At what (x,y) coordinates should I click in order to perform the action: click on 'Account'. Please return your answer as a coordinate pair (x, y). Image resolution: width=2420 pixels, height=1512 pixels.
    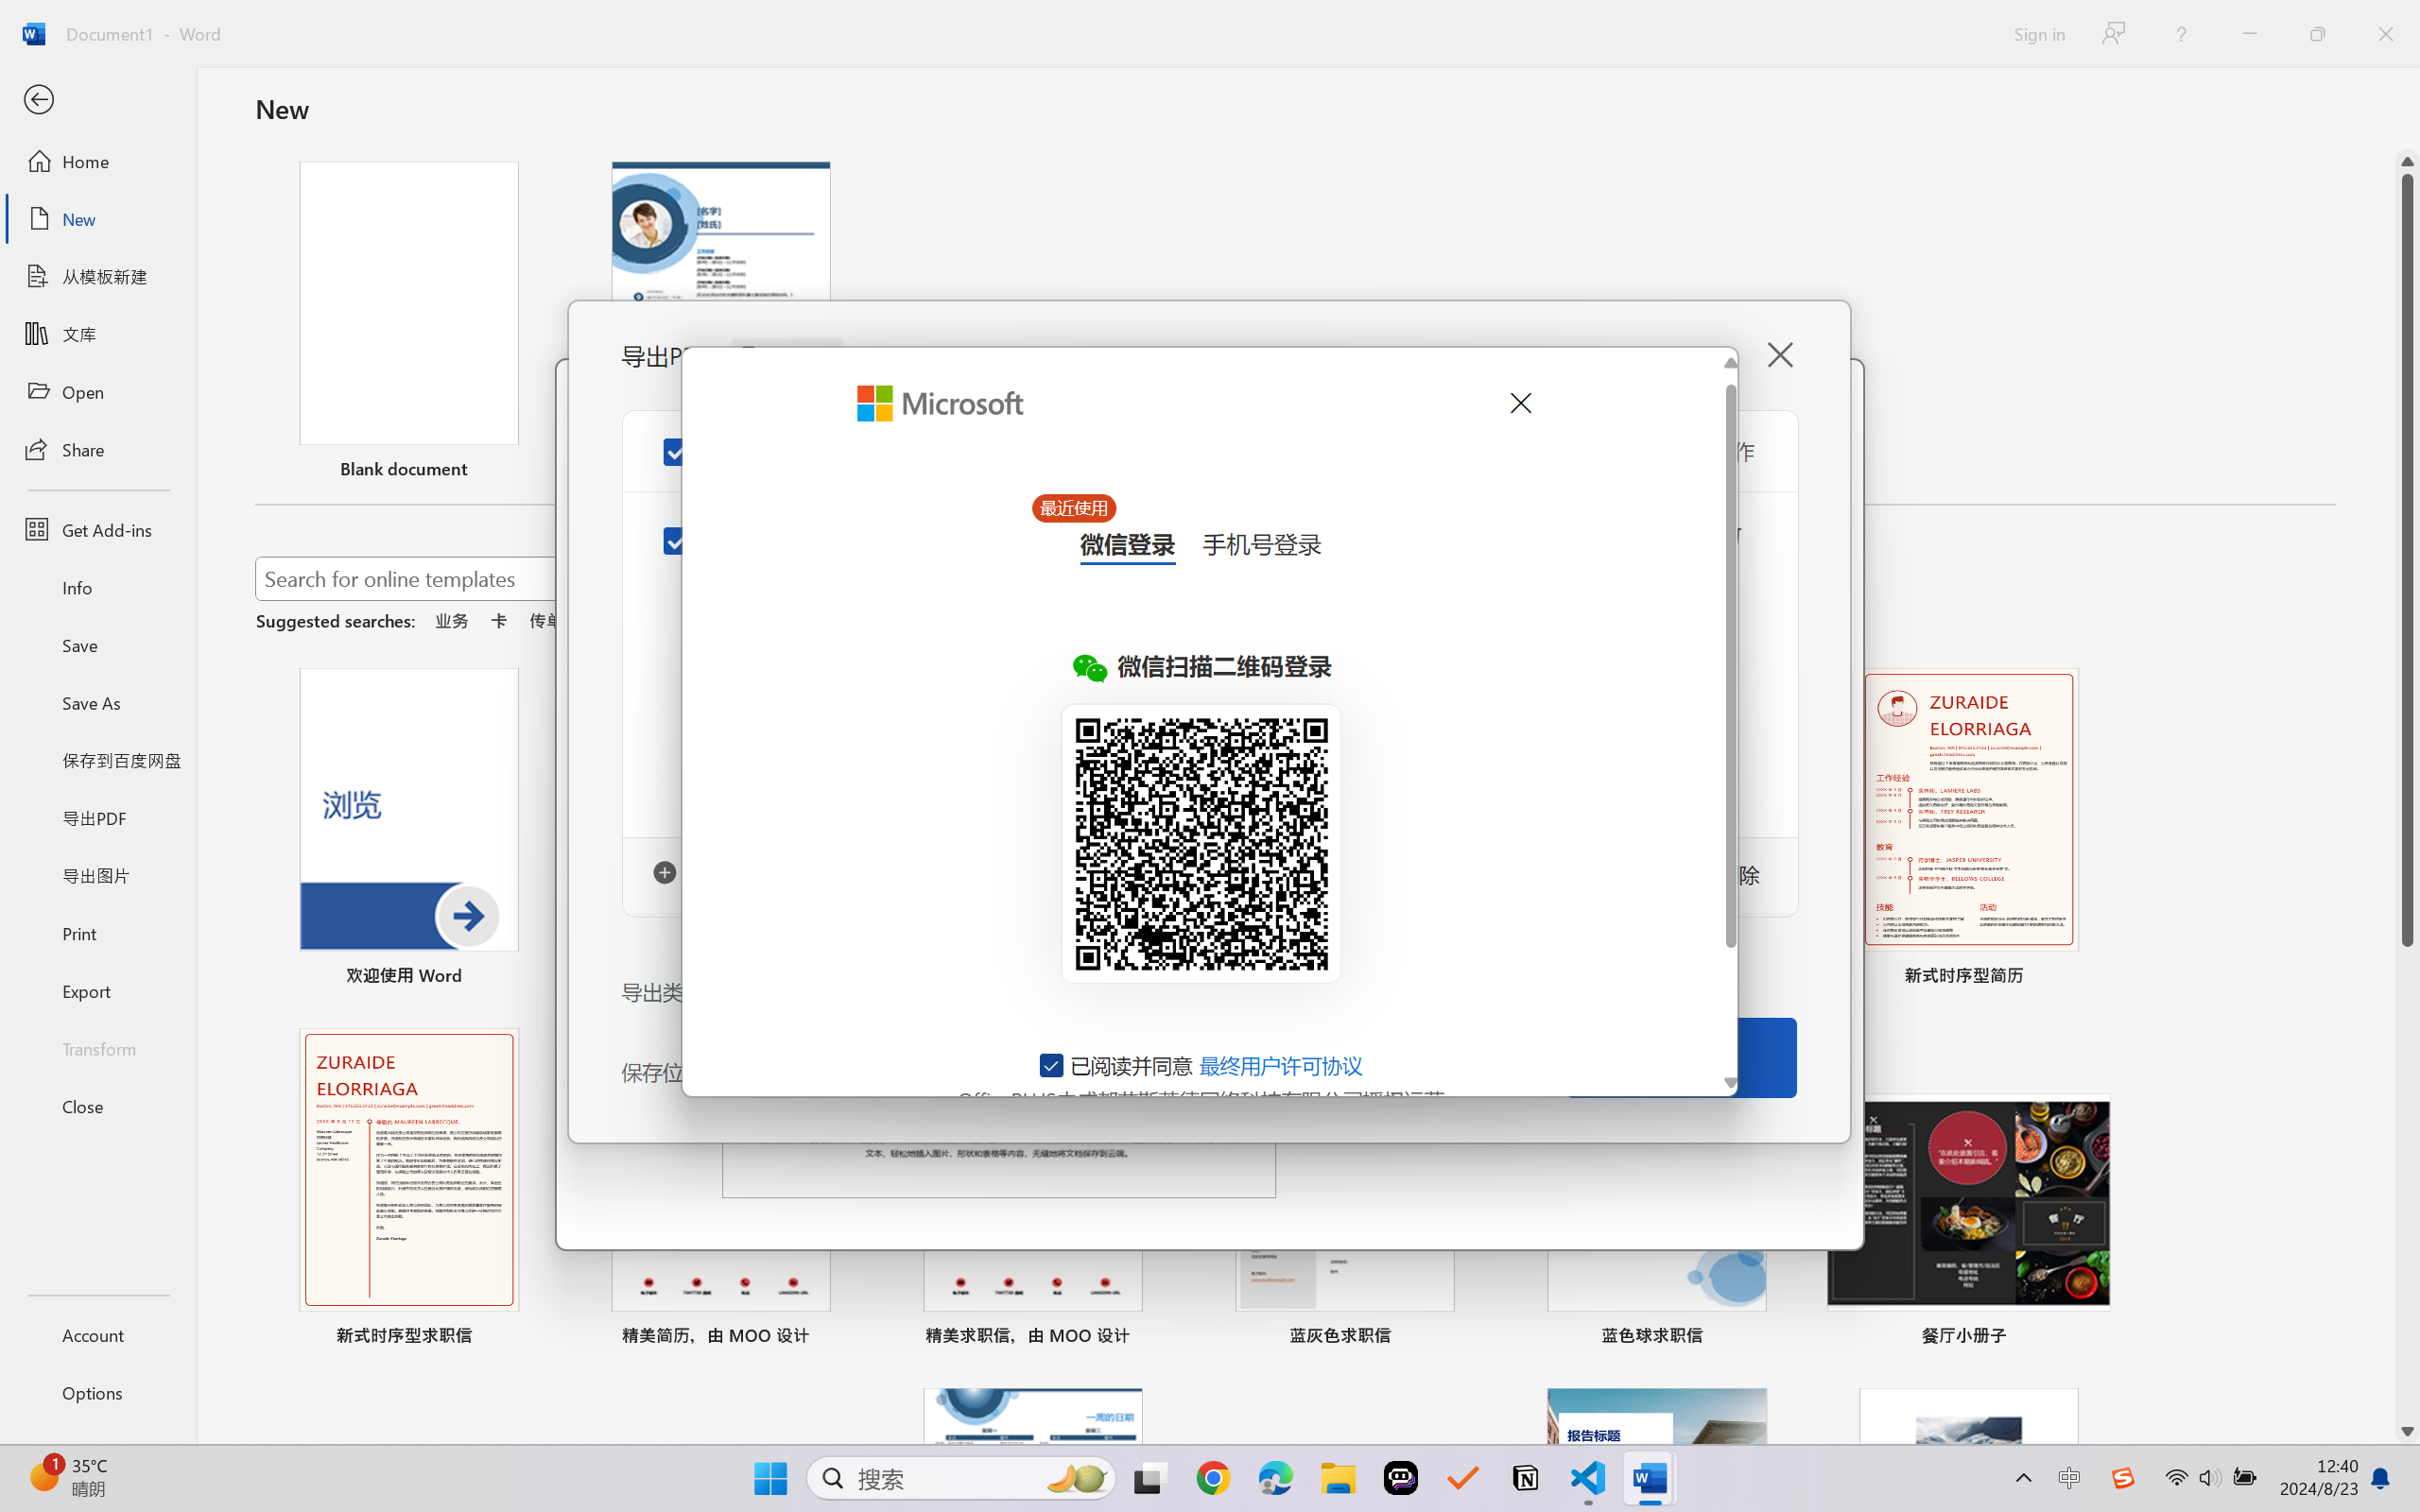
    Looking at the image, I should click on (97, 1334).